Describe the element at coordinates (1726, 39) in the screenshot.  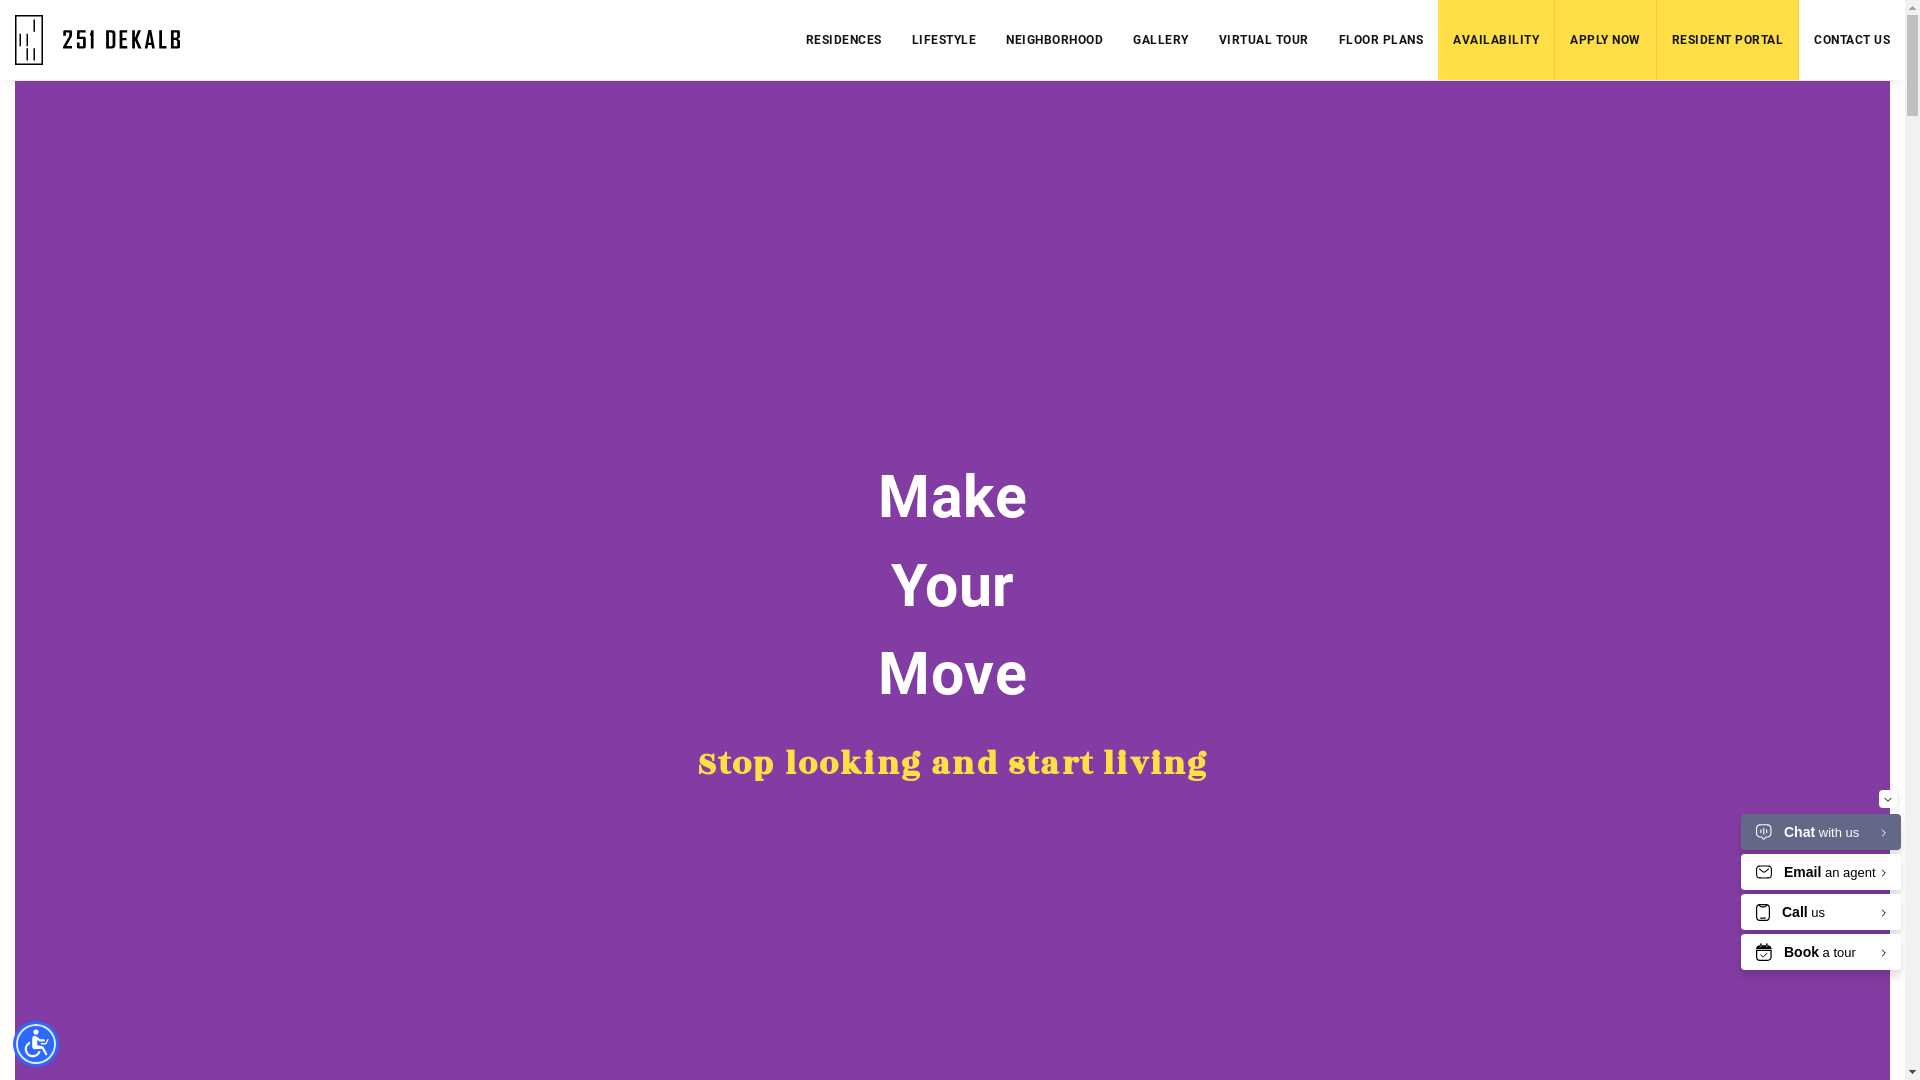
I see `'RESIDENT PORTAL'` at that location.